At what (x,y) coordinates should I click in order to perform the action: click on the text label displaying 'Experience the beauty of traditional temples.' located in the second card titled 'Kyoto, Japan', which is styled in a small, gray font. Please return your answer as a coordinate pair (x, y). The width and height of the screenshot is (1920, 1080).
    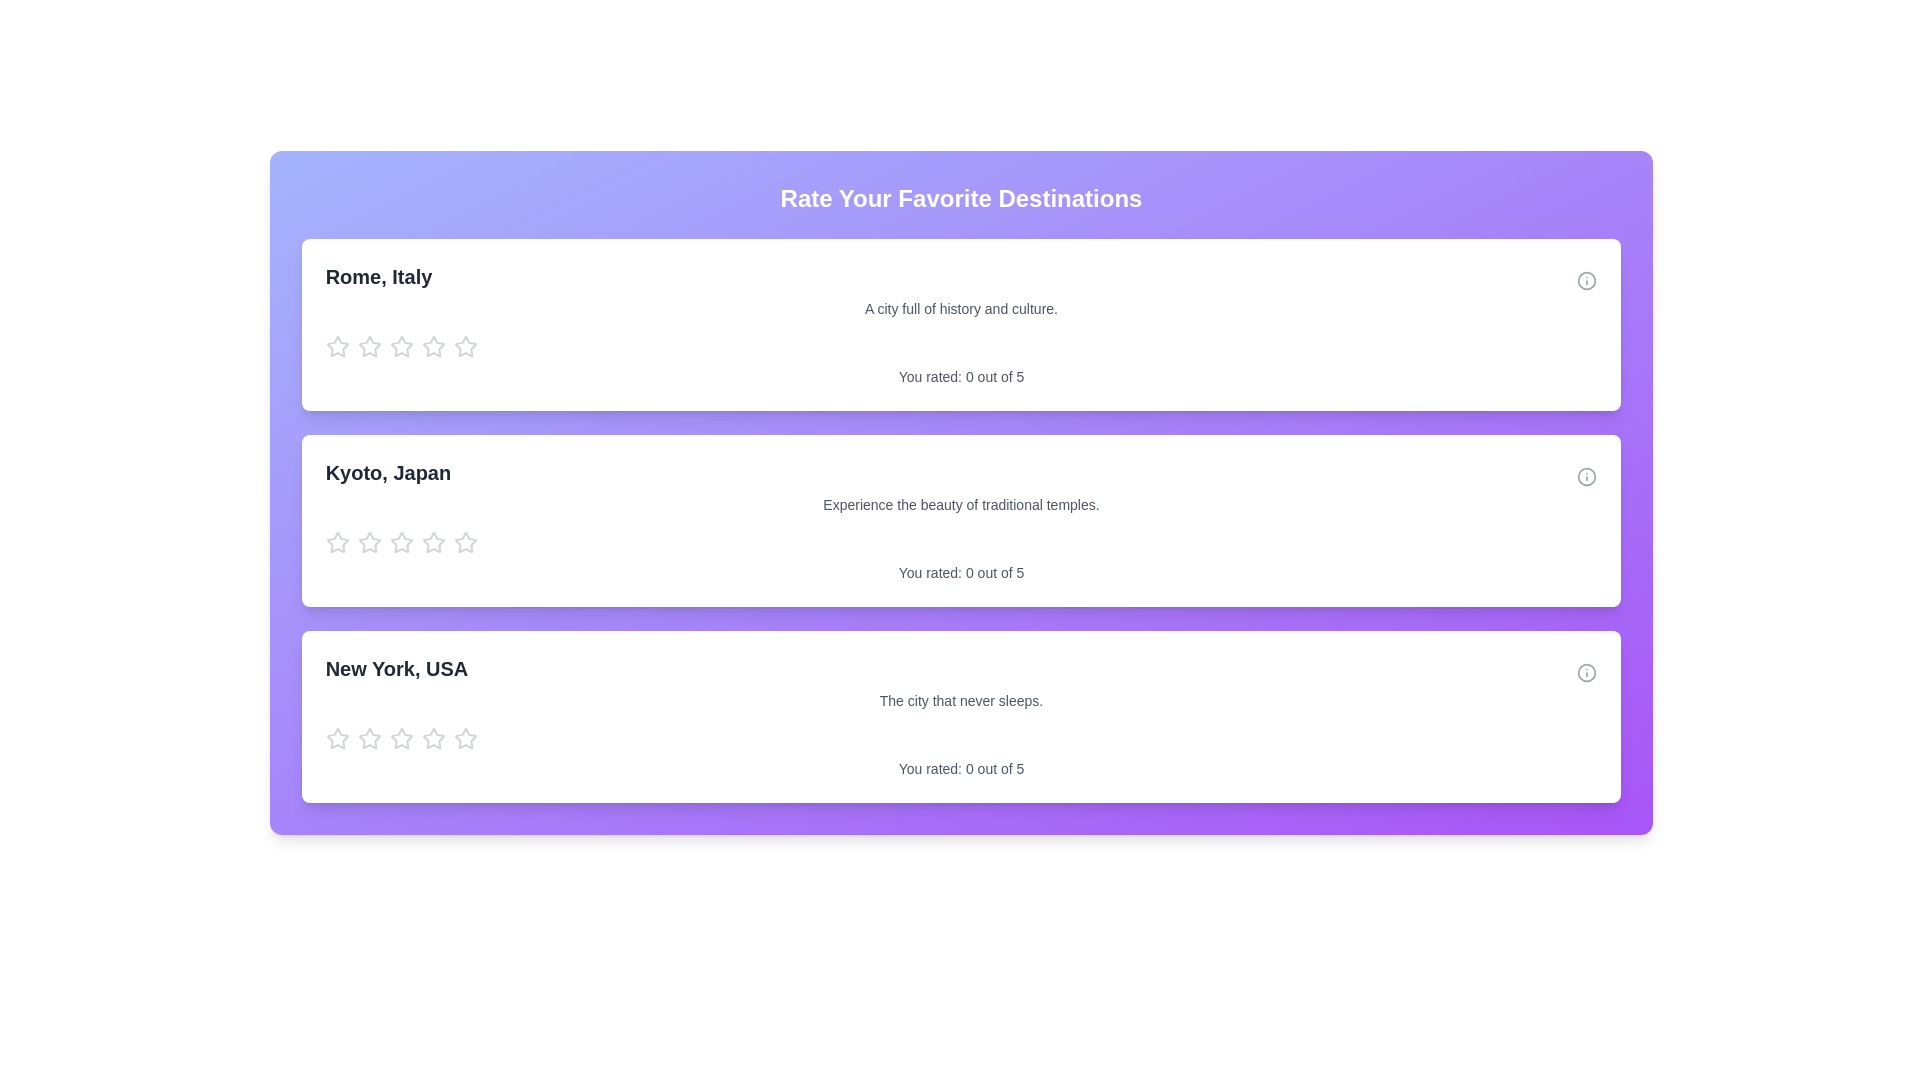
    Looking at the image, I should click on (961, 504).